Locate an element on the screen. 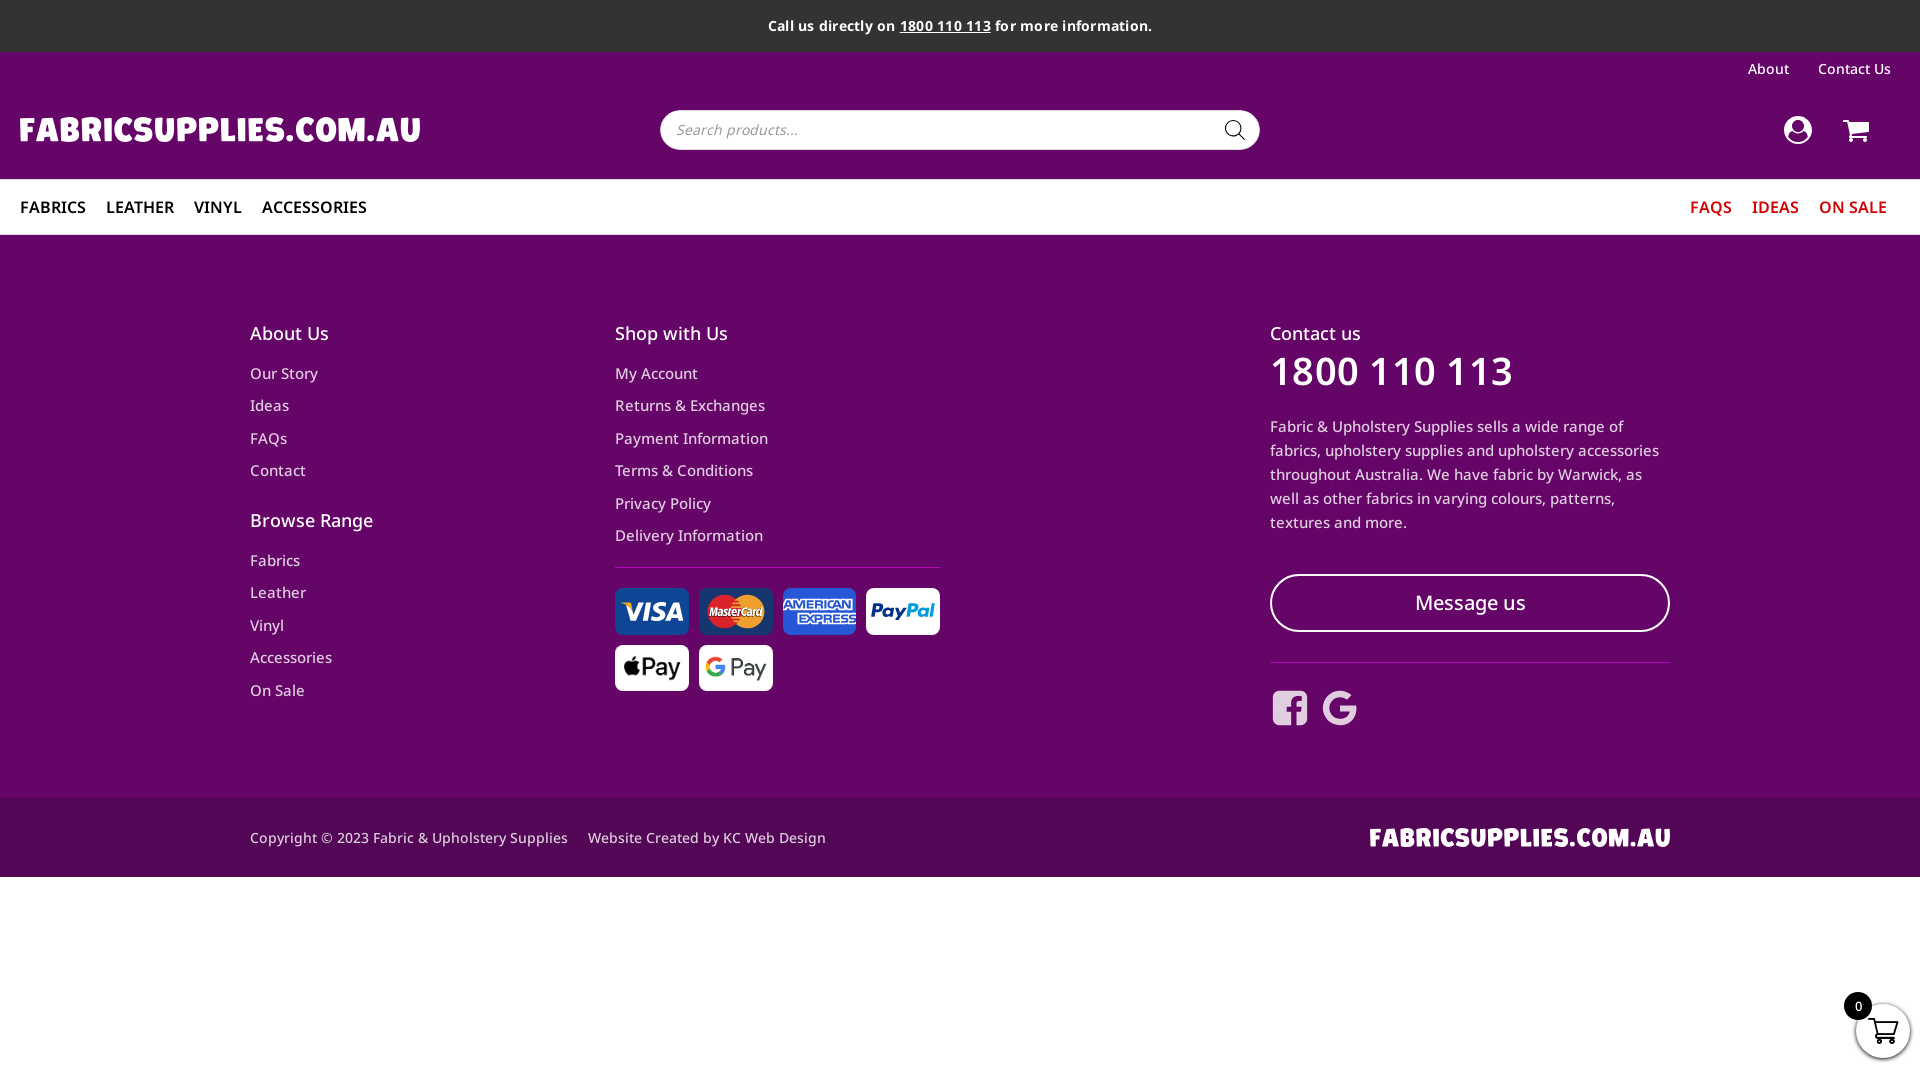  'Contact Us' is located at coordinates (1814, 68).